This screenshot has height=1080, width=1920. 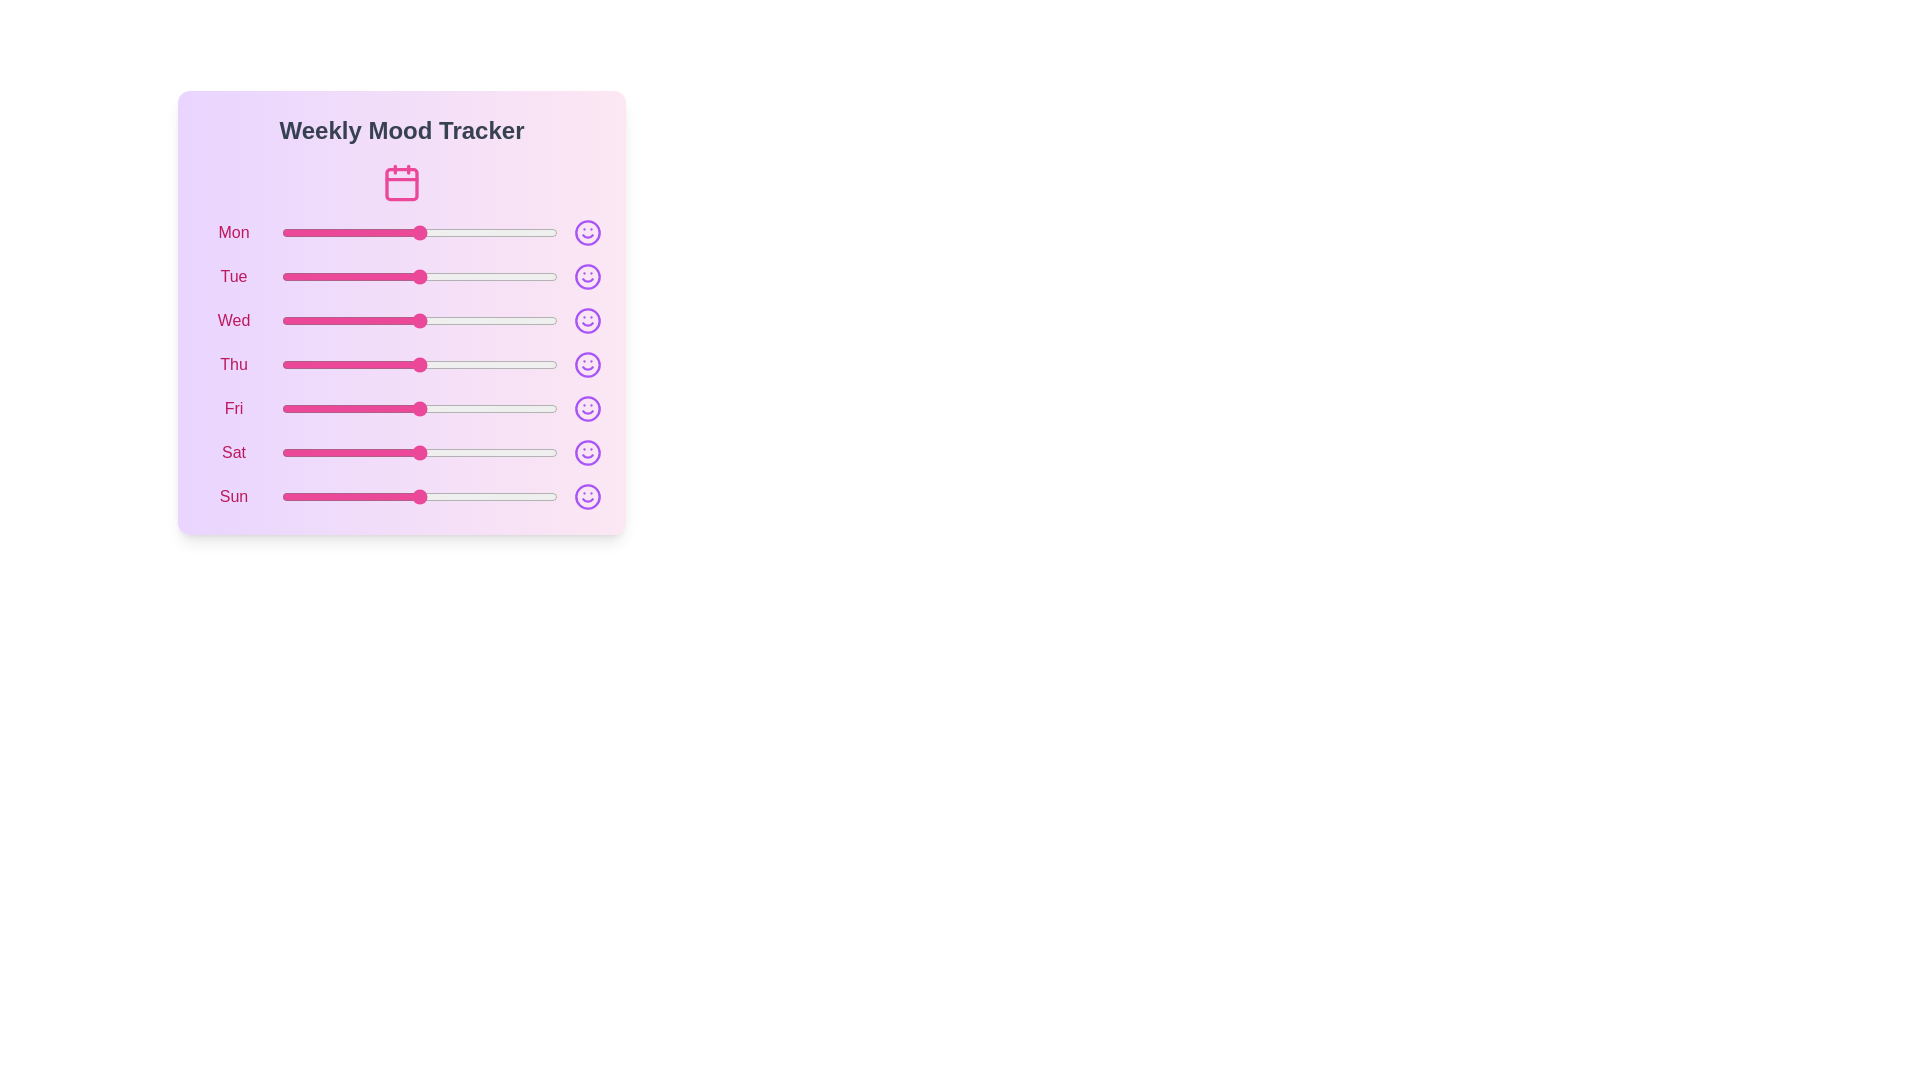 I want to click on the smiley icon corresponding to the day Tue, so click(x=587, y=277).